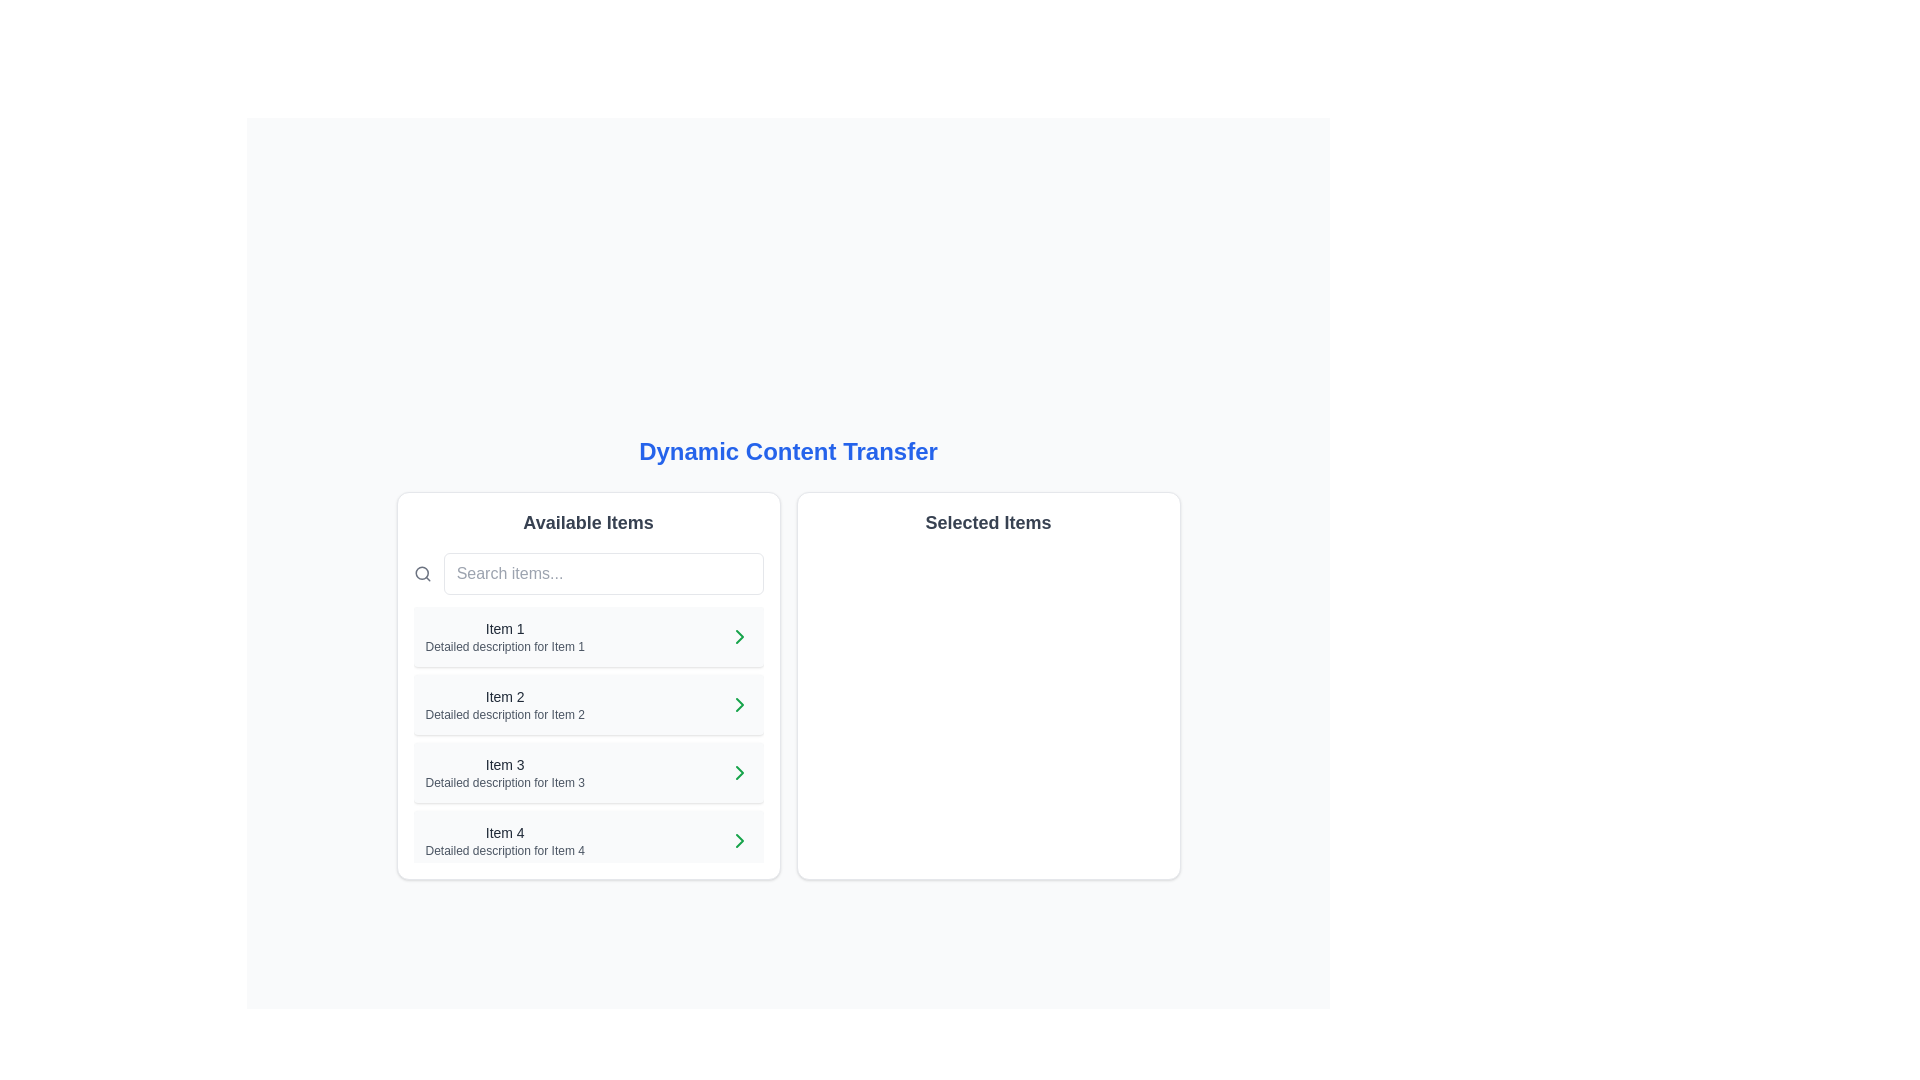 Image resolution: width=1920 pixels, height=1080 pixels. I want to click on the Text block titled 'Item 3' within the 'Available Items' panel, which contains a brief description and is in a card-like appearance, so click(505, 771).